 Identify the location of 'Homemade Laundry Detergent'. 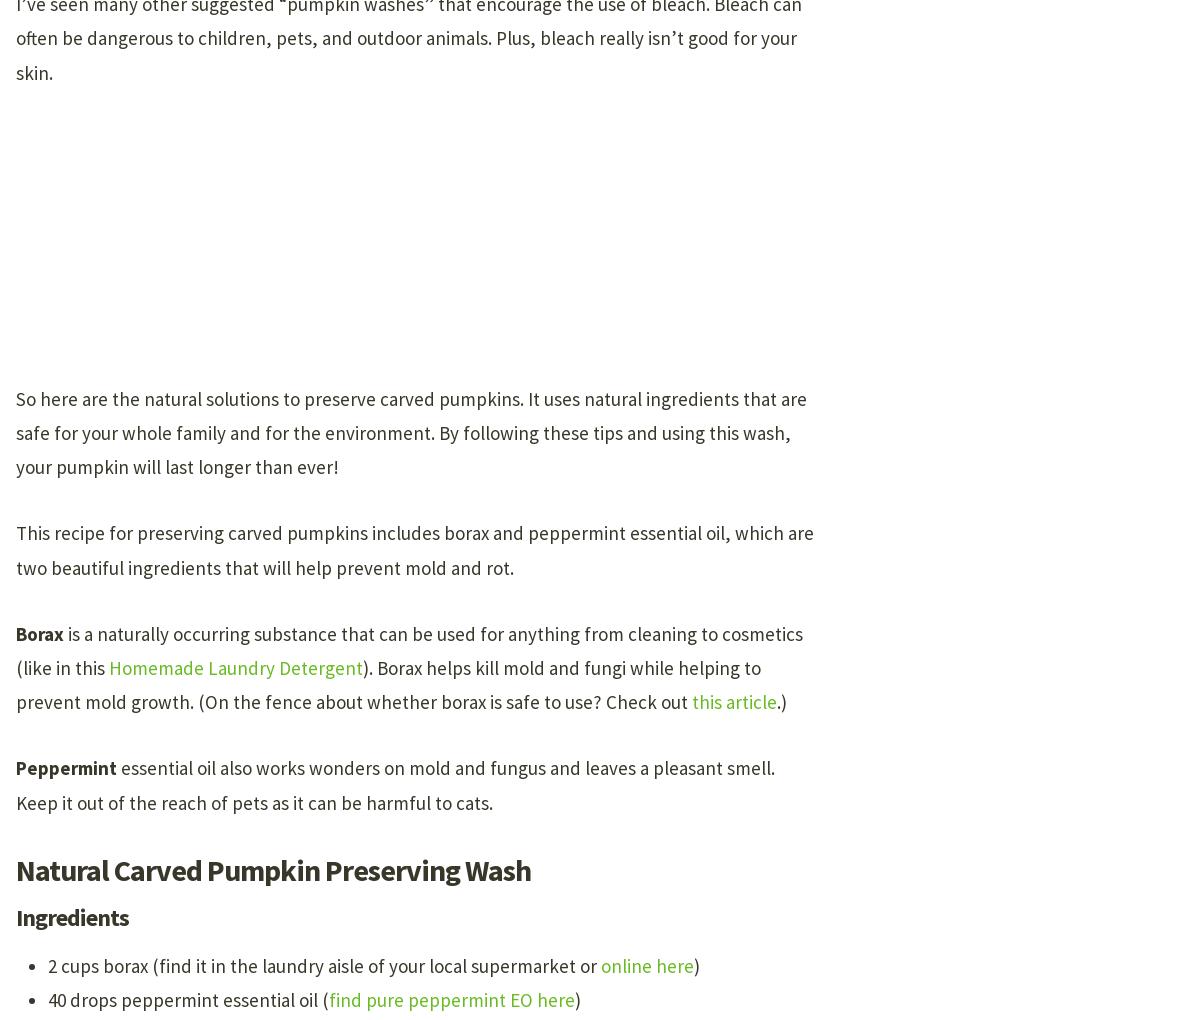
(235, 666).